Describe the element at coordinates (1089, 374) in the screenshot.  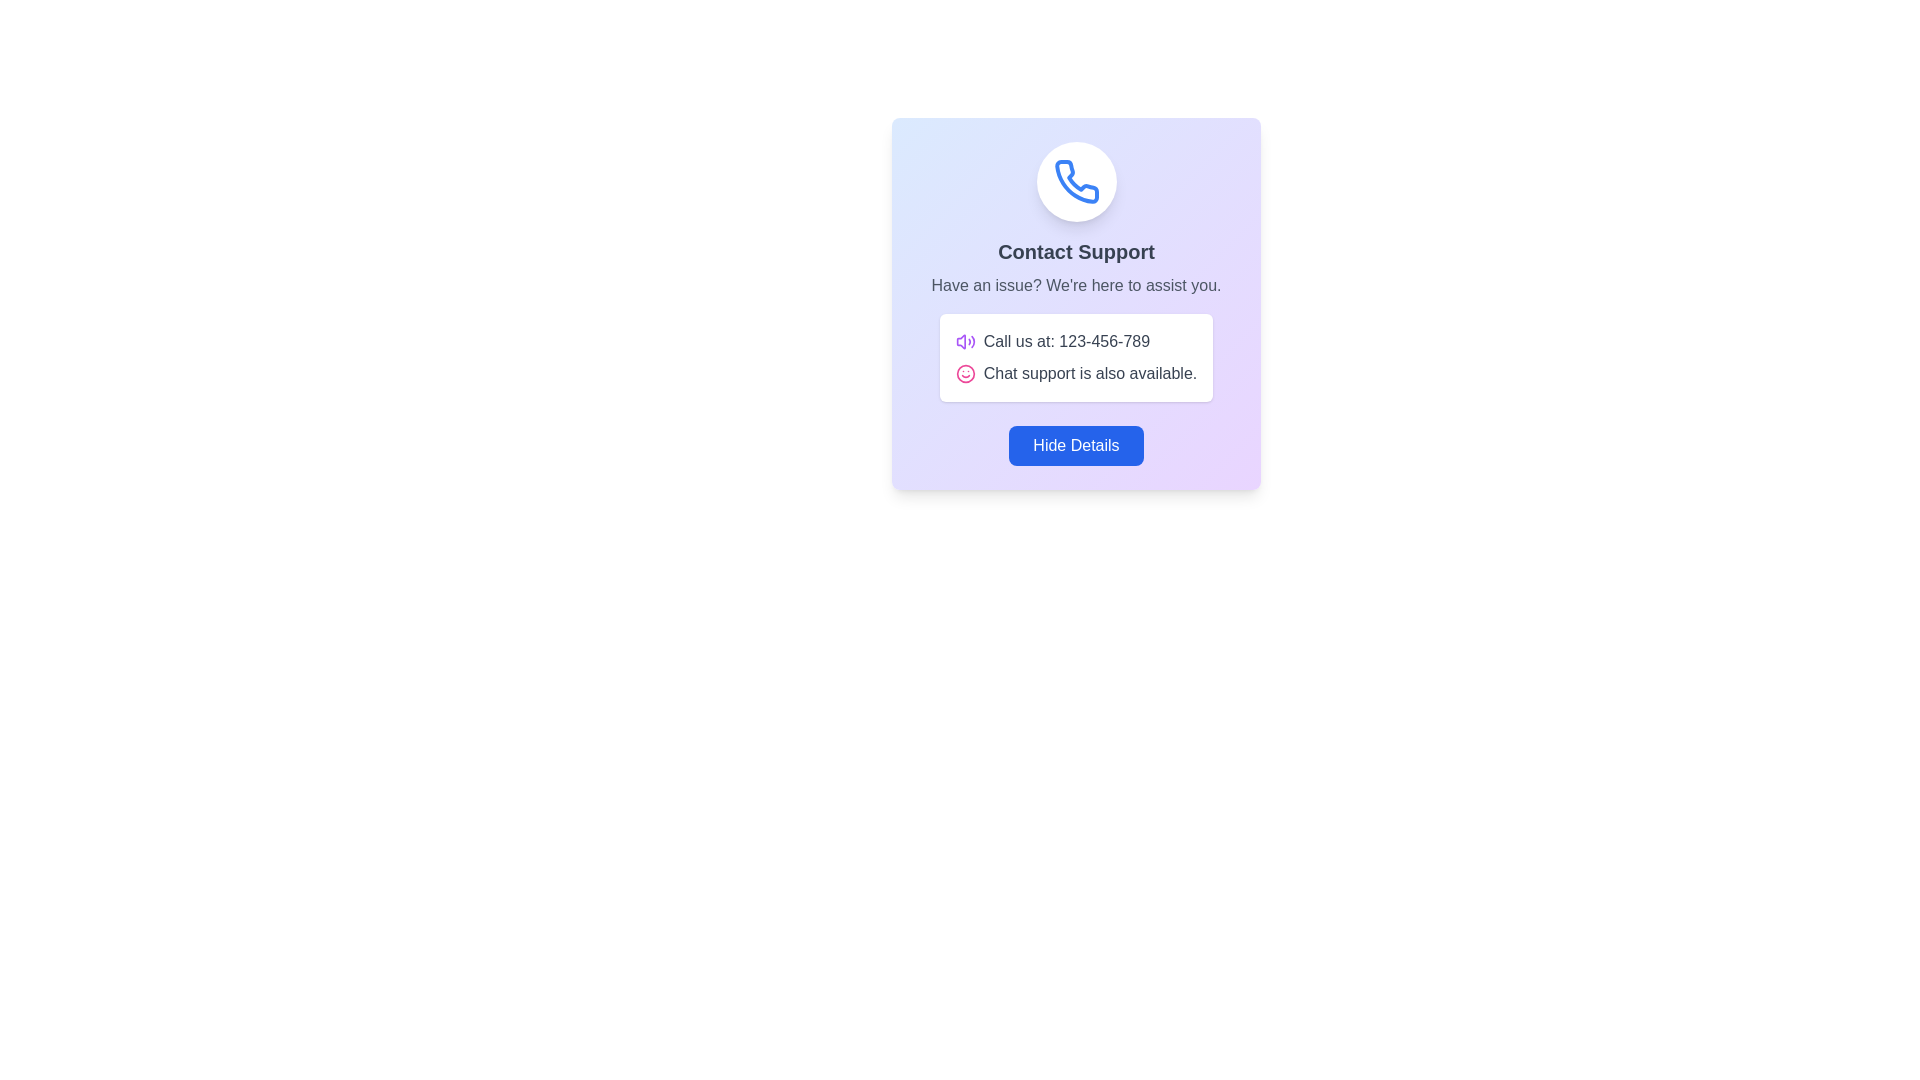
I see `the text label that reads 'Chat support is also available.' which is styled in gray and aligned horizontally next to a smiley face icon` at that location.